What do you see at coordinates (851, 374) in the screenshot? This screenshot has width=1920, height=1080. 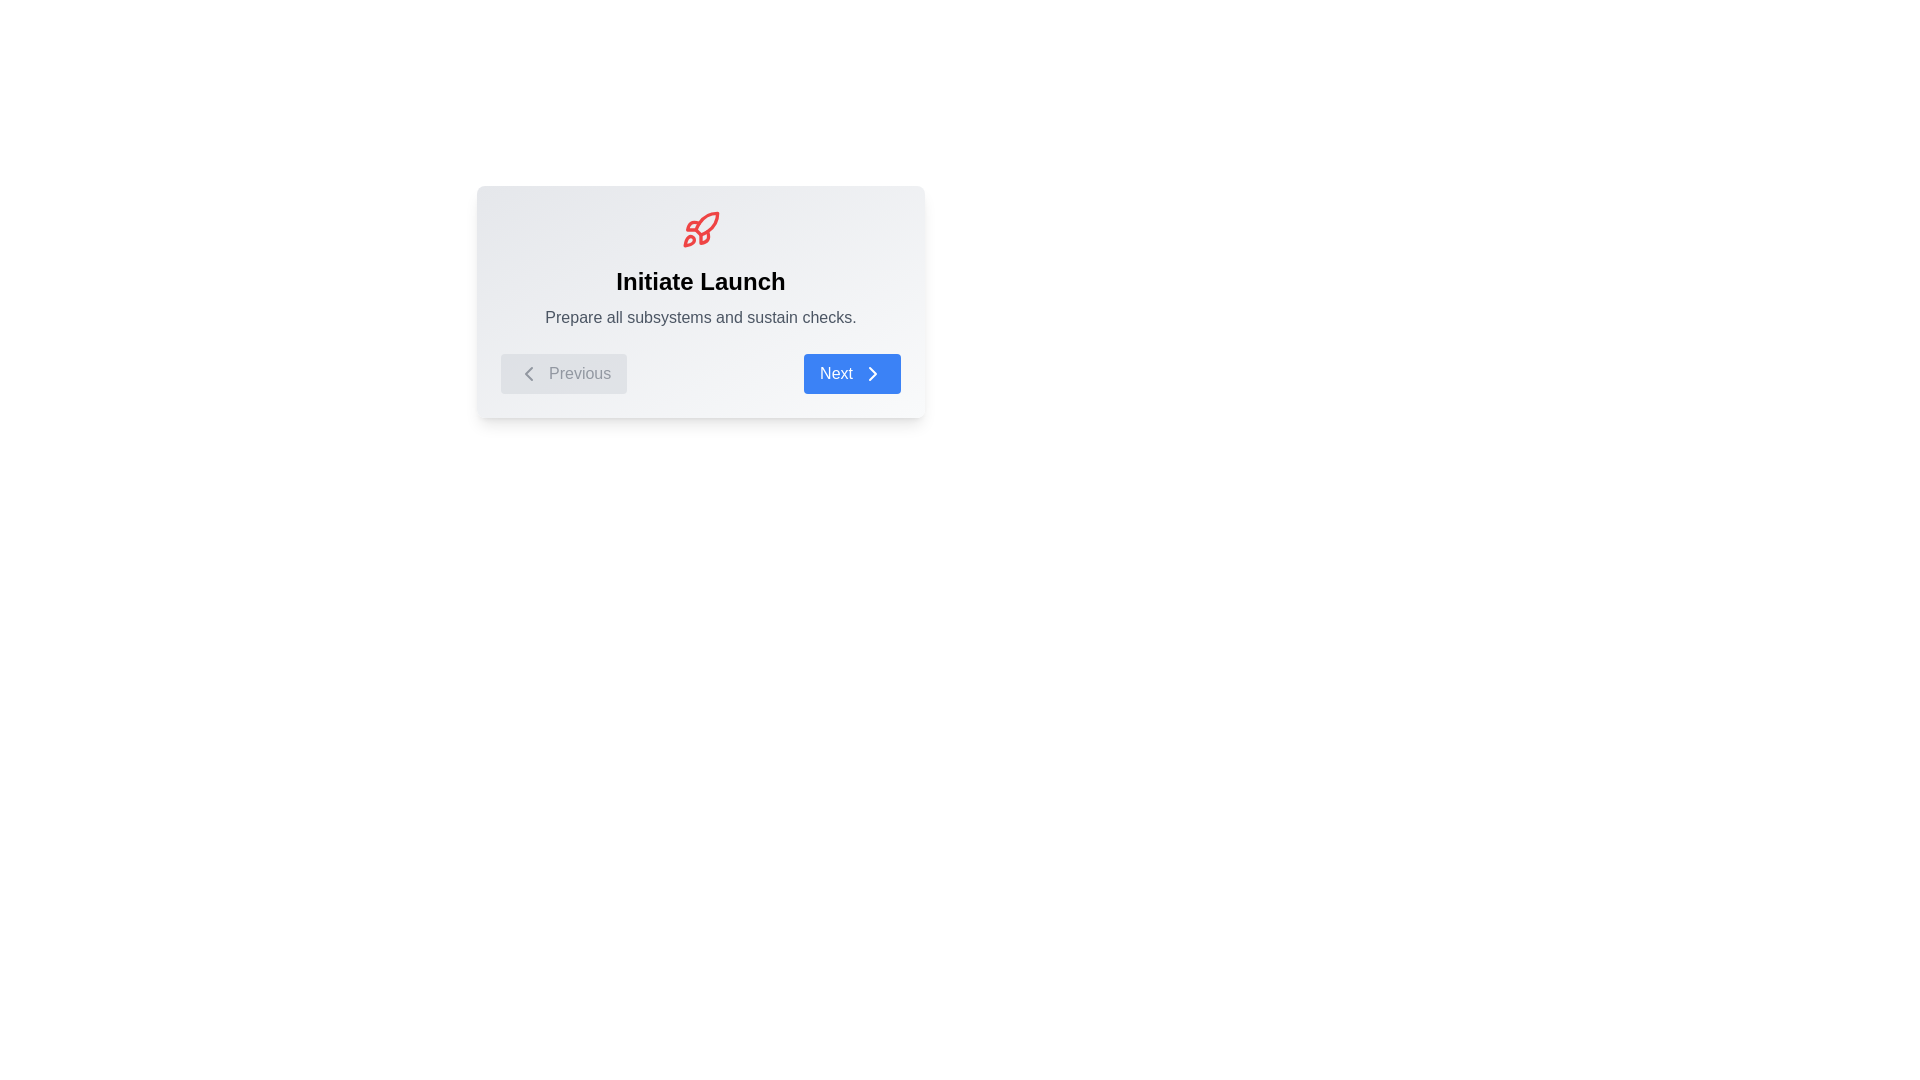 I see `the 'Next' button to proceed to the next step` at bounding box center [851, 374].